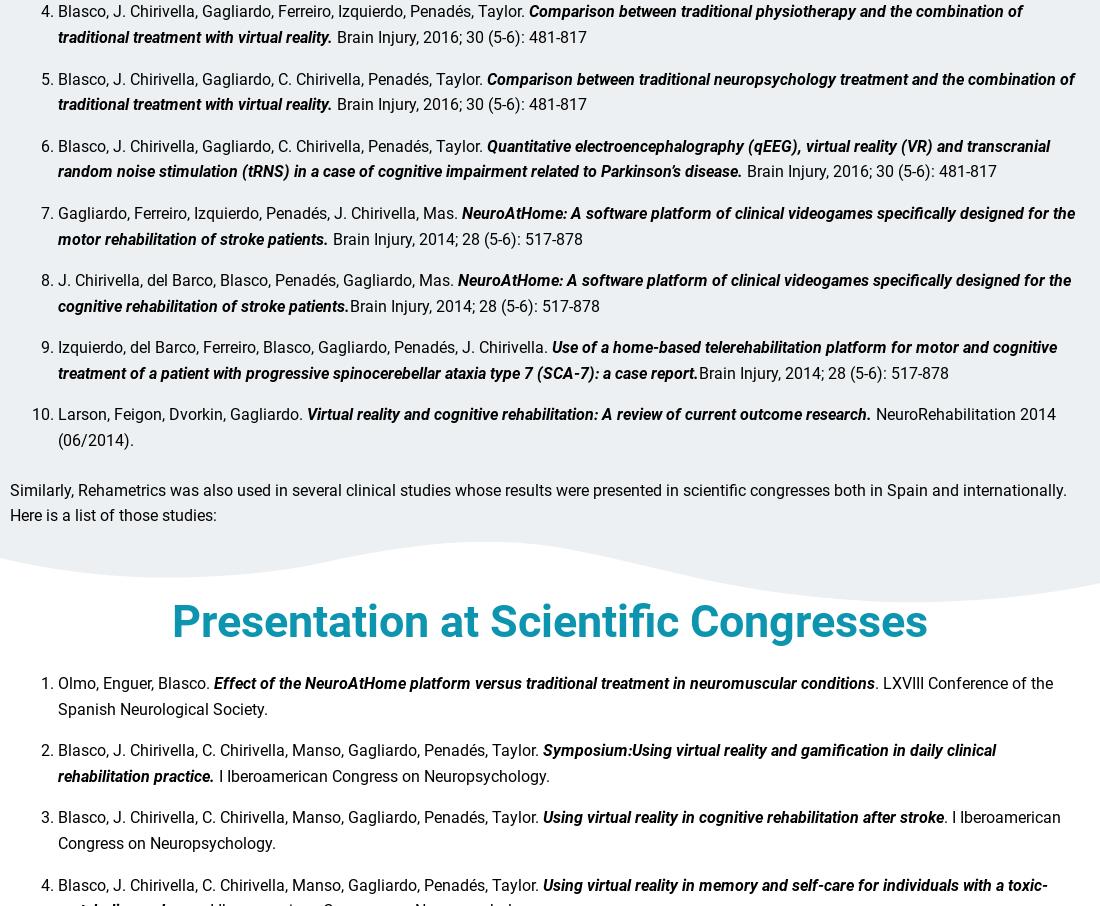 Image resolution: width=1100 pixels, height=906 pixels. What do you see at coordinates (544, 691) in the screenshot?
I see `'Effect of the NeuroAtHome platform versus traditional treatment in neuromuscular conditions'` at bounding box center [544, 691].